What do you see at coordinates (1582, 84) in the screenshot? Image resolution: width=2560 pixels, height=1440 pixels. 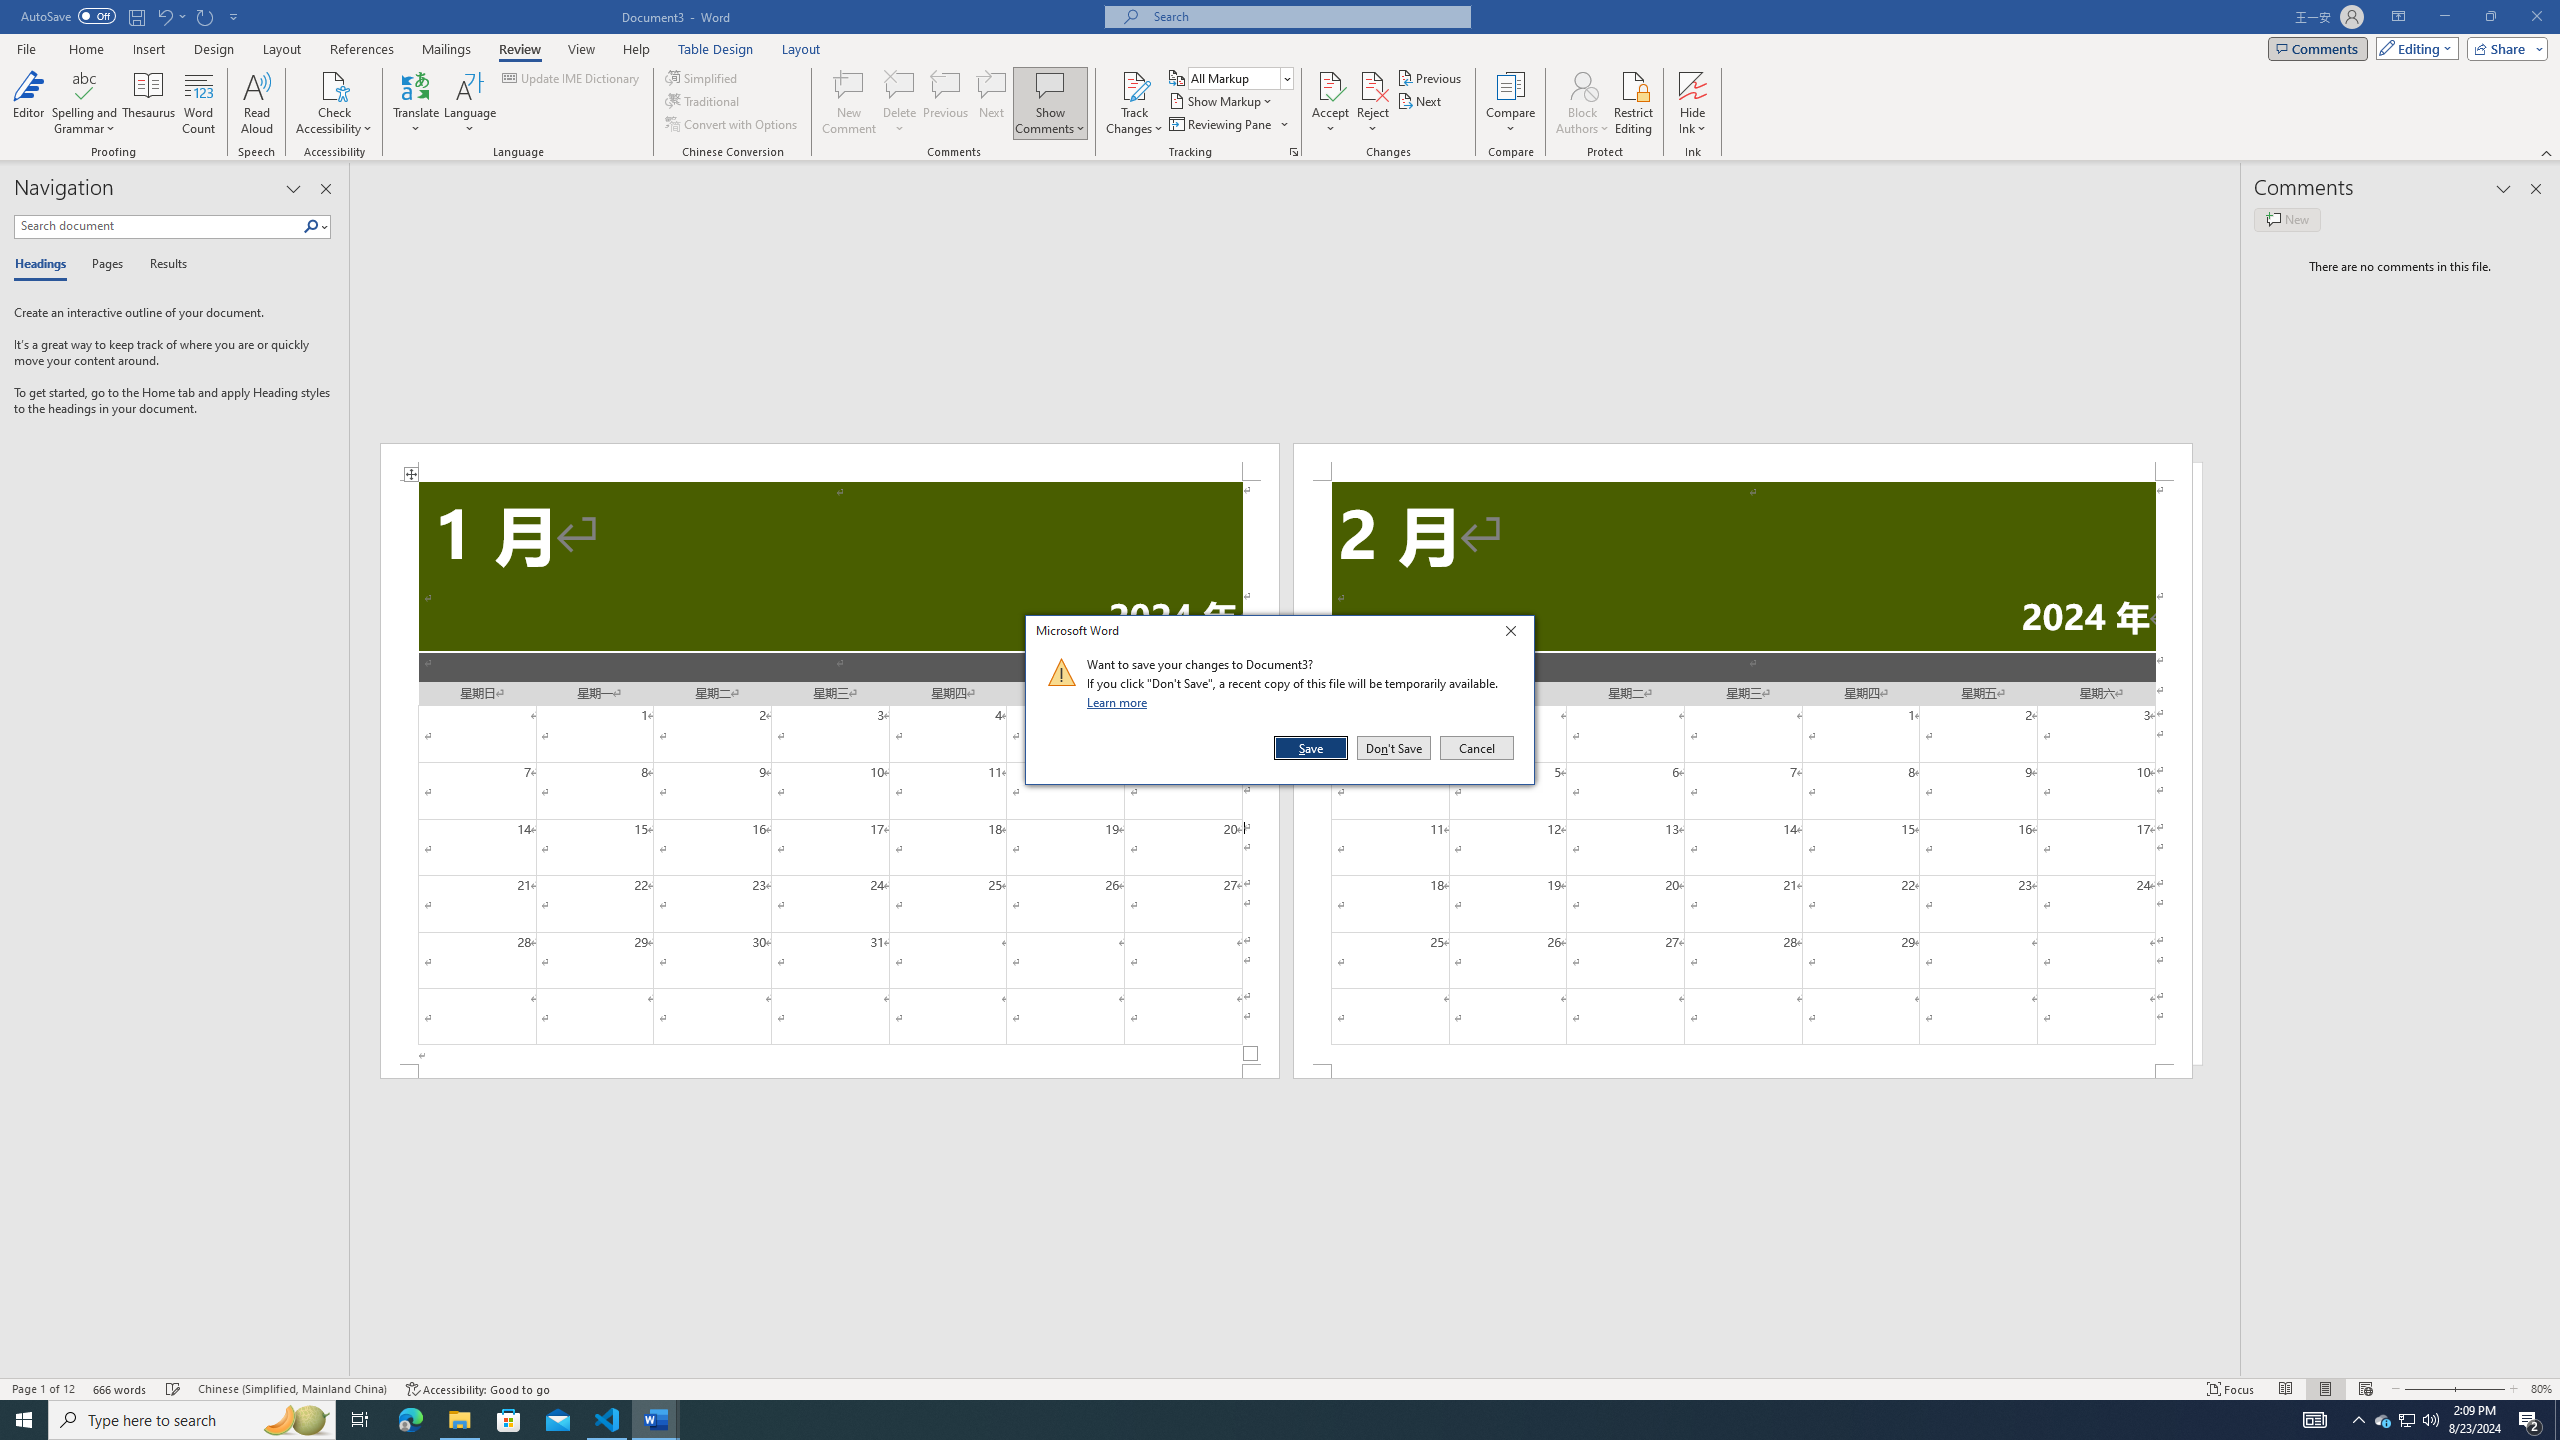 I see `'Block Authors'` at bounding box center [1582, 84].